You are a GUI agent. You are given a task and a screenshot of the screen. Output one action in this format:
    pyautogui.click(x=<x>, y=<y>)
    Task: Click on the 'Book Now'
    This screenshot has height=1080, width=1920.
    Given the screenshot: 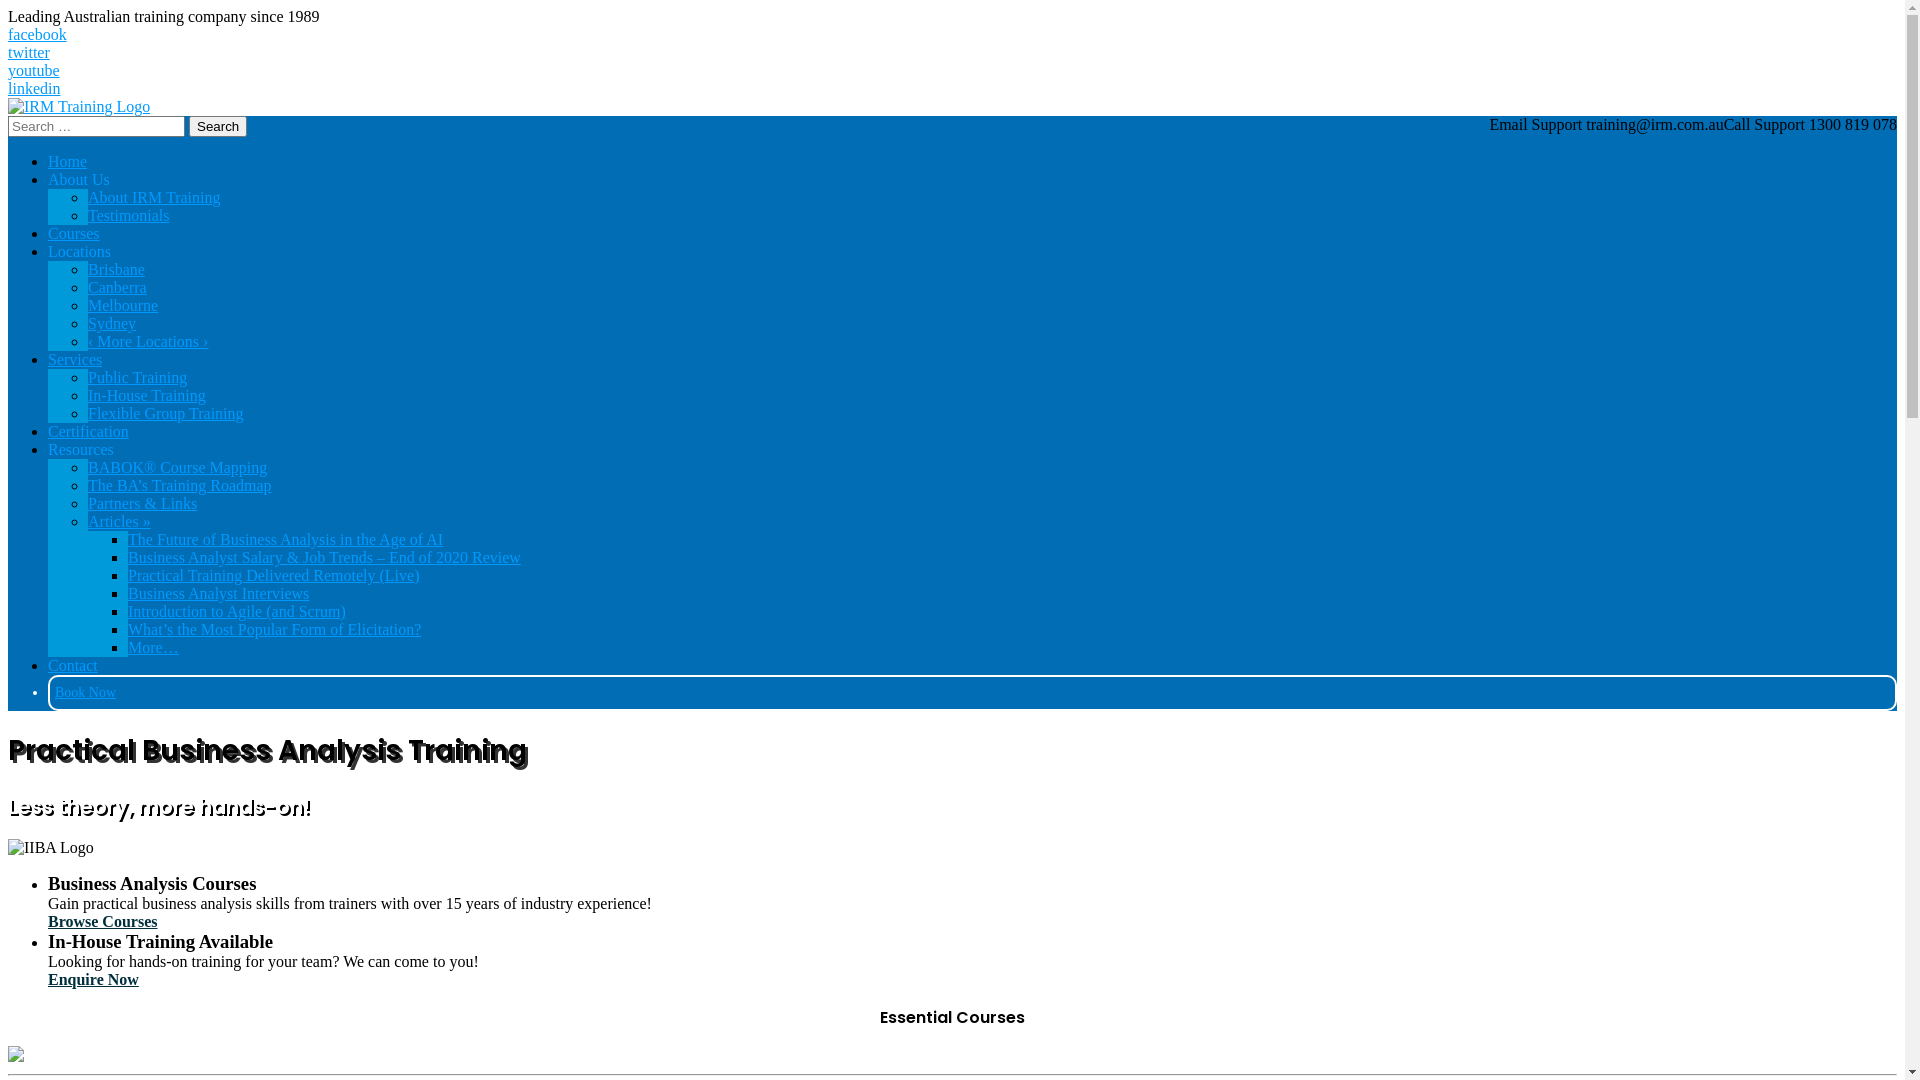 What is the action you would take?
    pyautogui.click(x=84, y=691)
    